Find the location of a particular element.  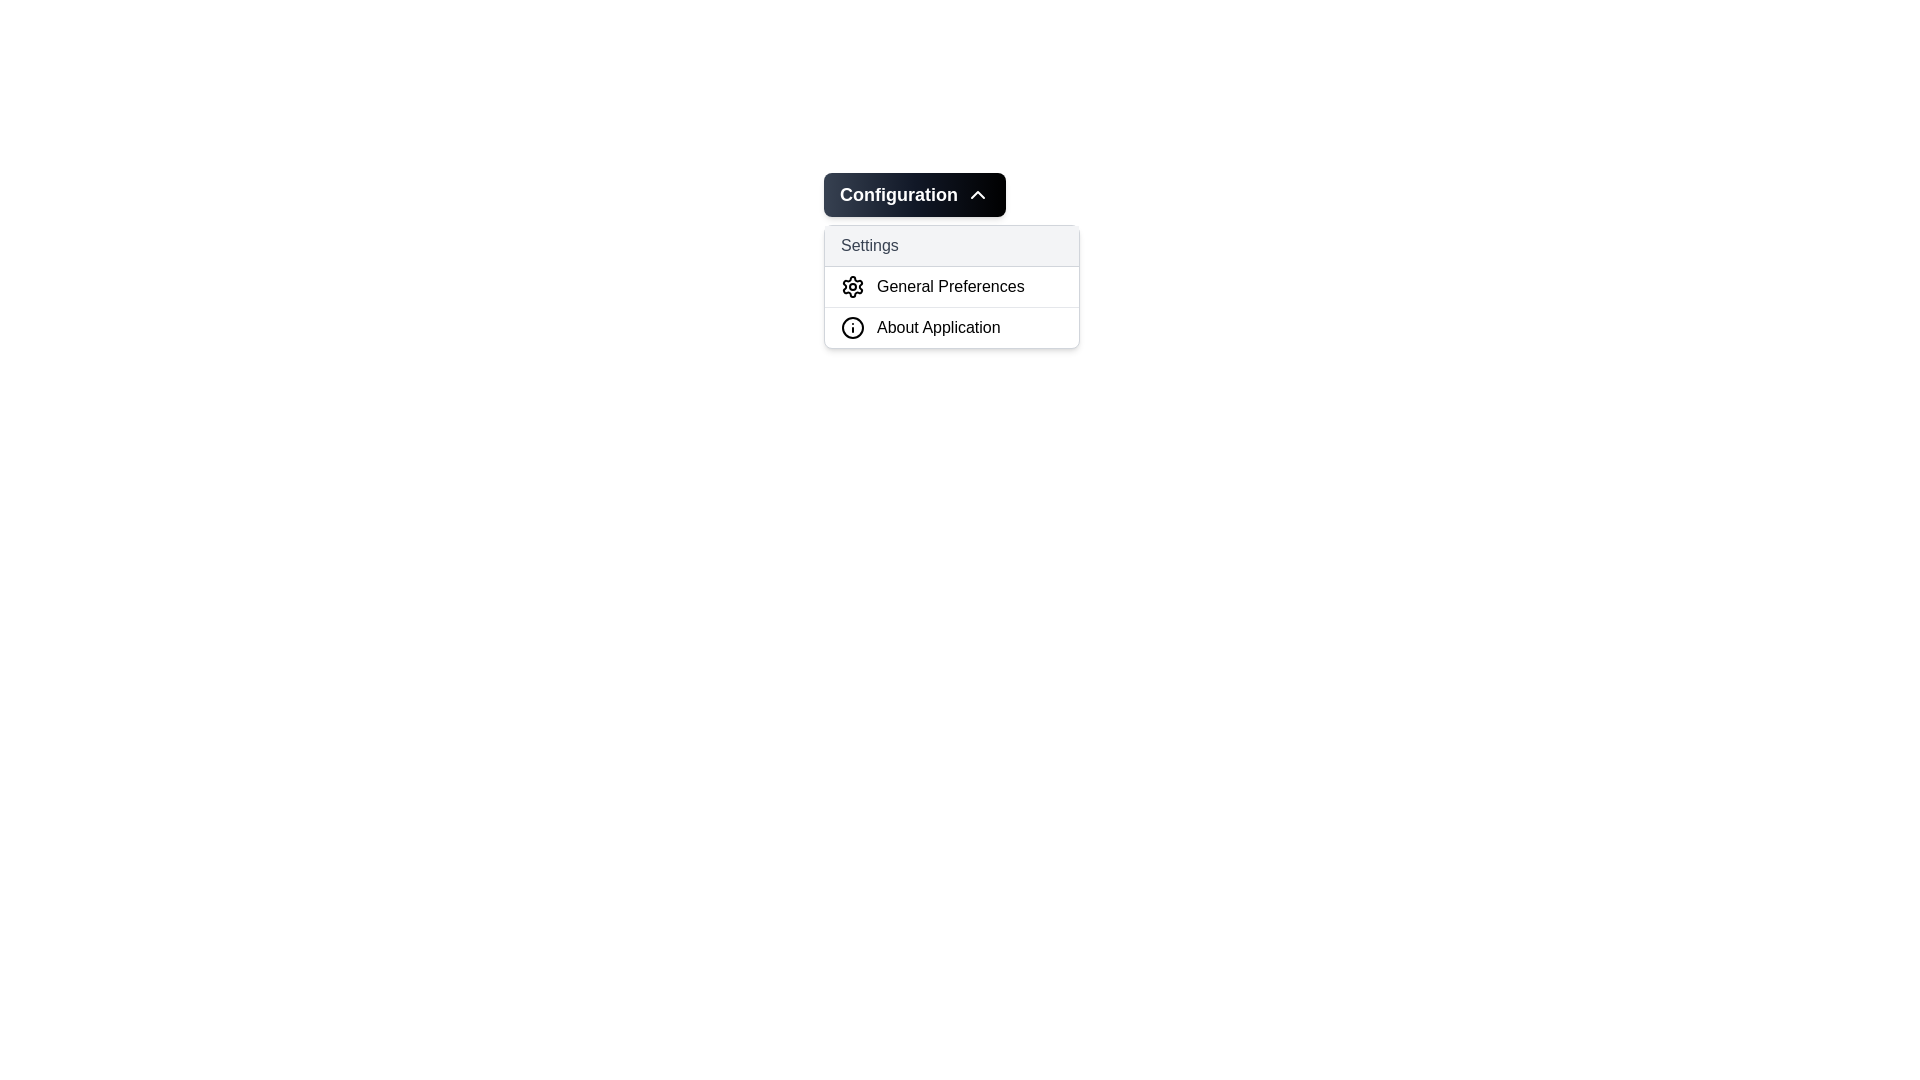

the central circle of the 'info' icon located next to the 'About Application' text in the dropdown menu is located at coordinates (853, 326).